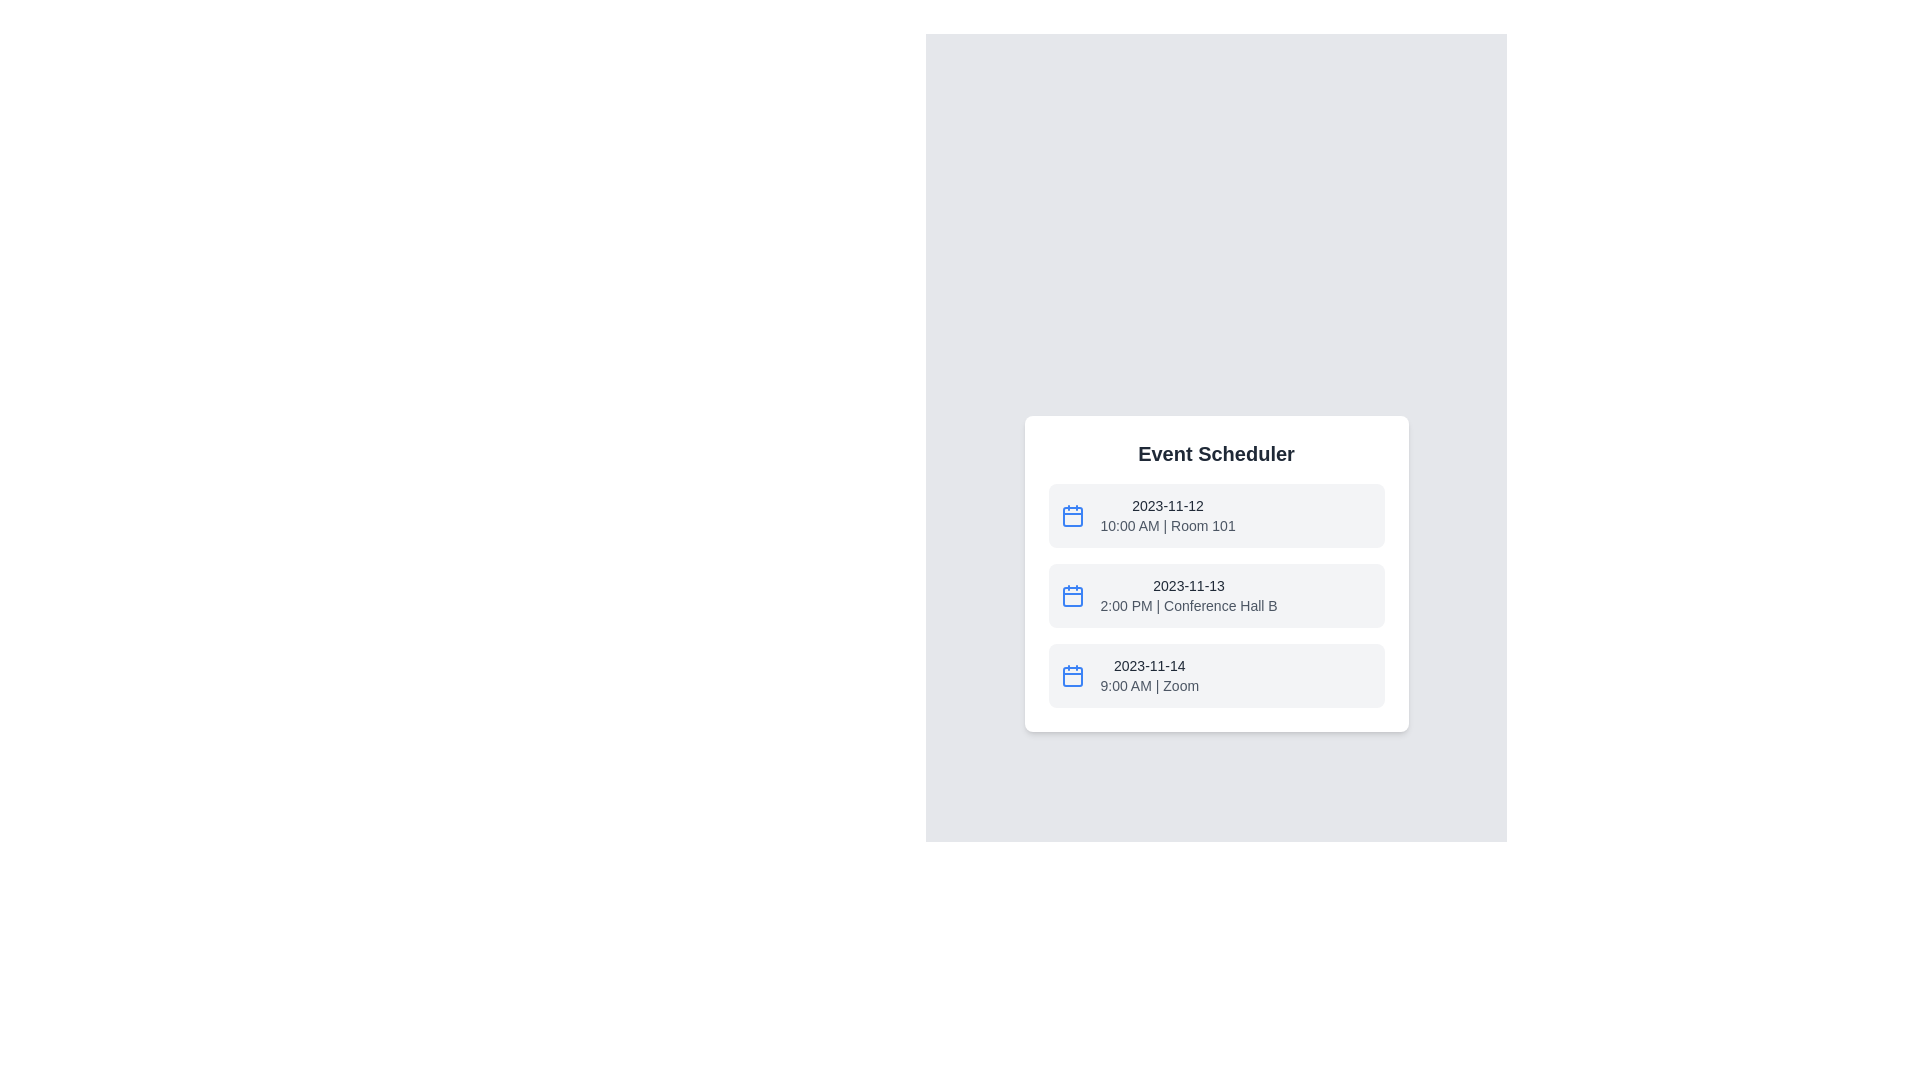  I want to click on details of the scheduled event displayed in the text block located below the event for November 12, 2023, and above the event for November 14, 2023, centered horizontally within the white card, so click(1215, 574).